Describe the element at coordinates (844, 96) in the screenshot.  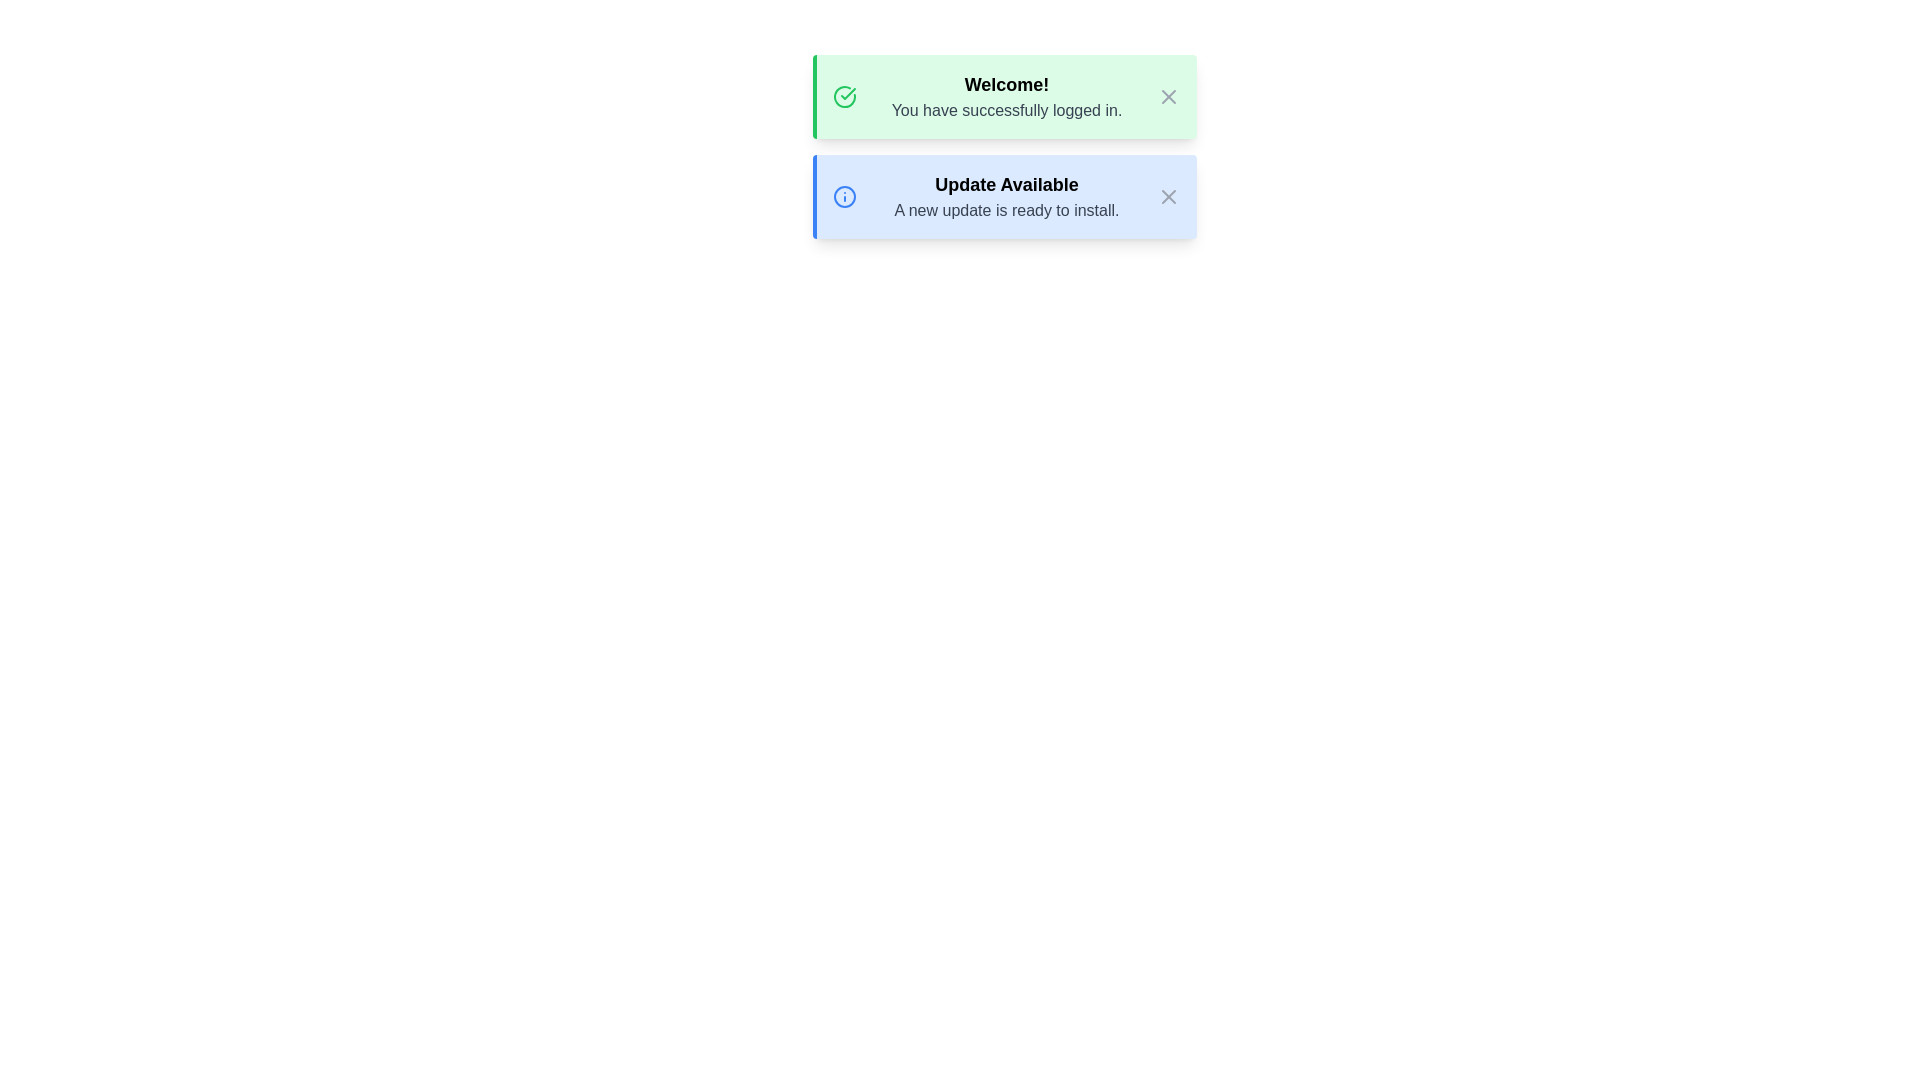
I see `the success indicator icon located at the left side of the green notification box titled 'Welcome!', which is next to the notification text` at that location.